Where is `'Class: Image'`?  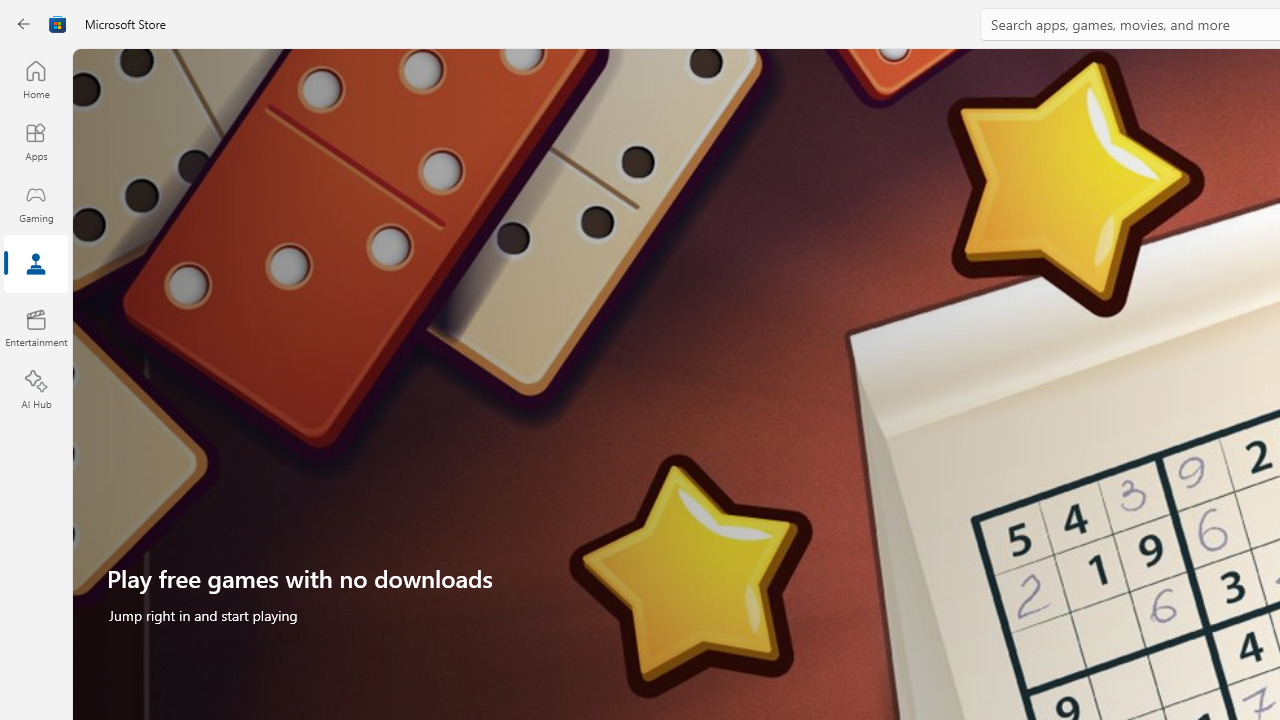 'Class: Image' is located at coordinates (58, 24).